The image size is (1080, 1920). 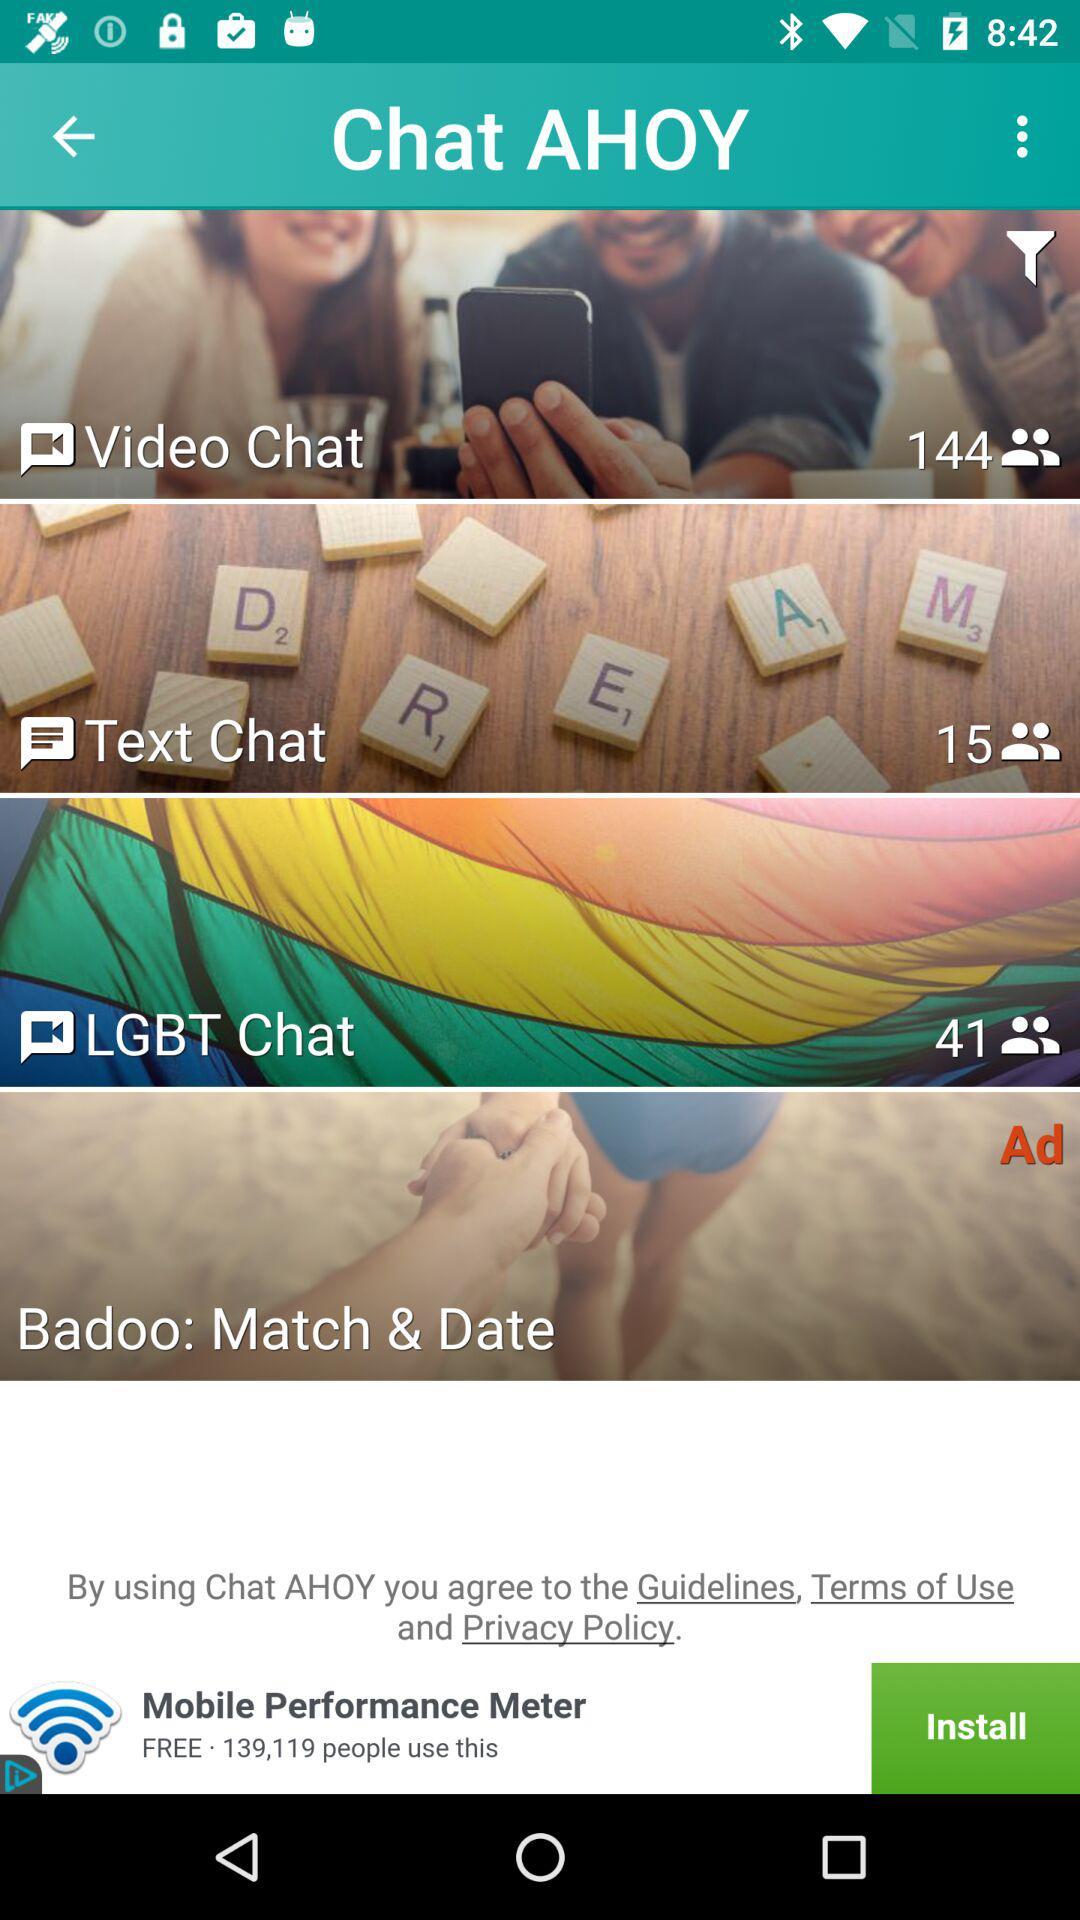 What do you see at coordinates (962, 741) in the screenshot?
I see `item next to text chat` at bounding box center [962, 741].